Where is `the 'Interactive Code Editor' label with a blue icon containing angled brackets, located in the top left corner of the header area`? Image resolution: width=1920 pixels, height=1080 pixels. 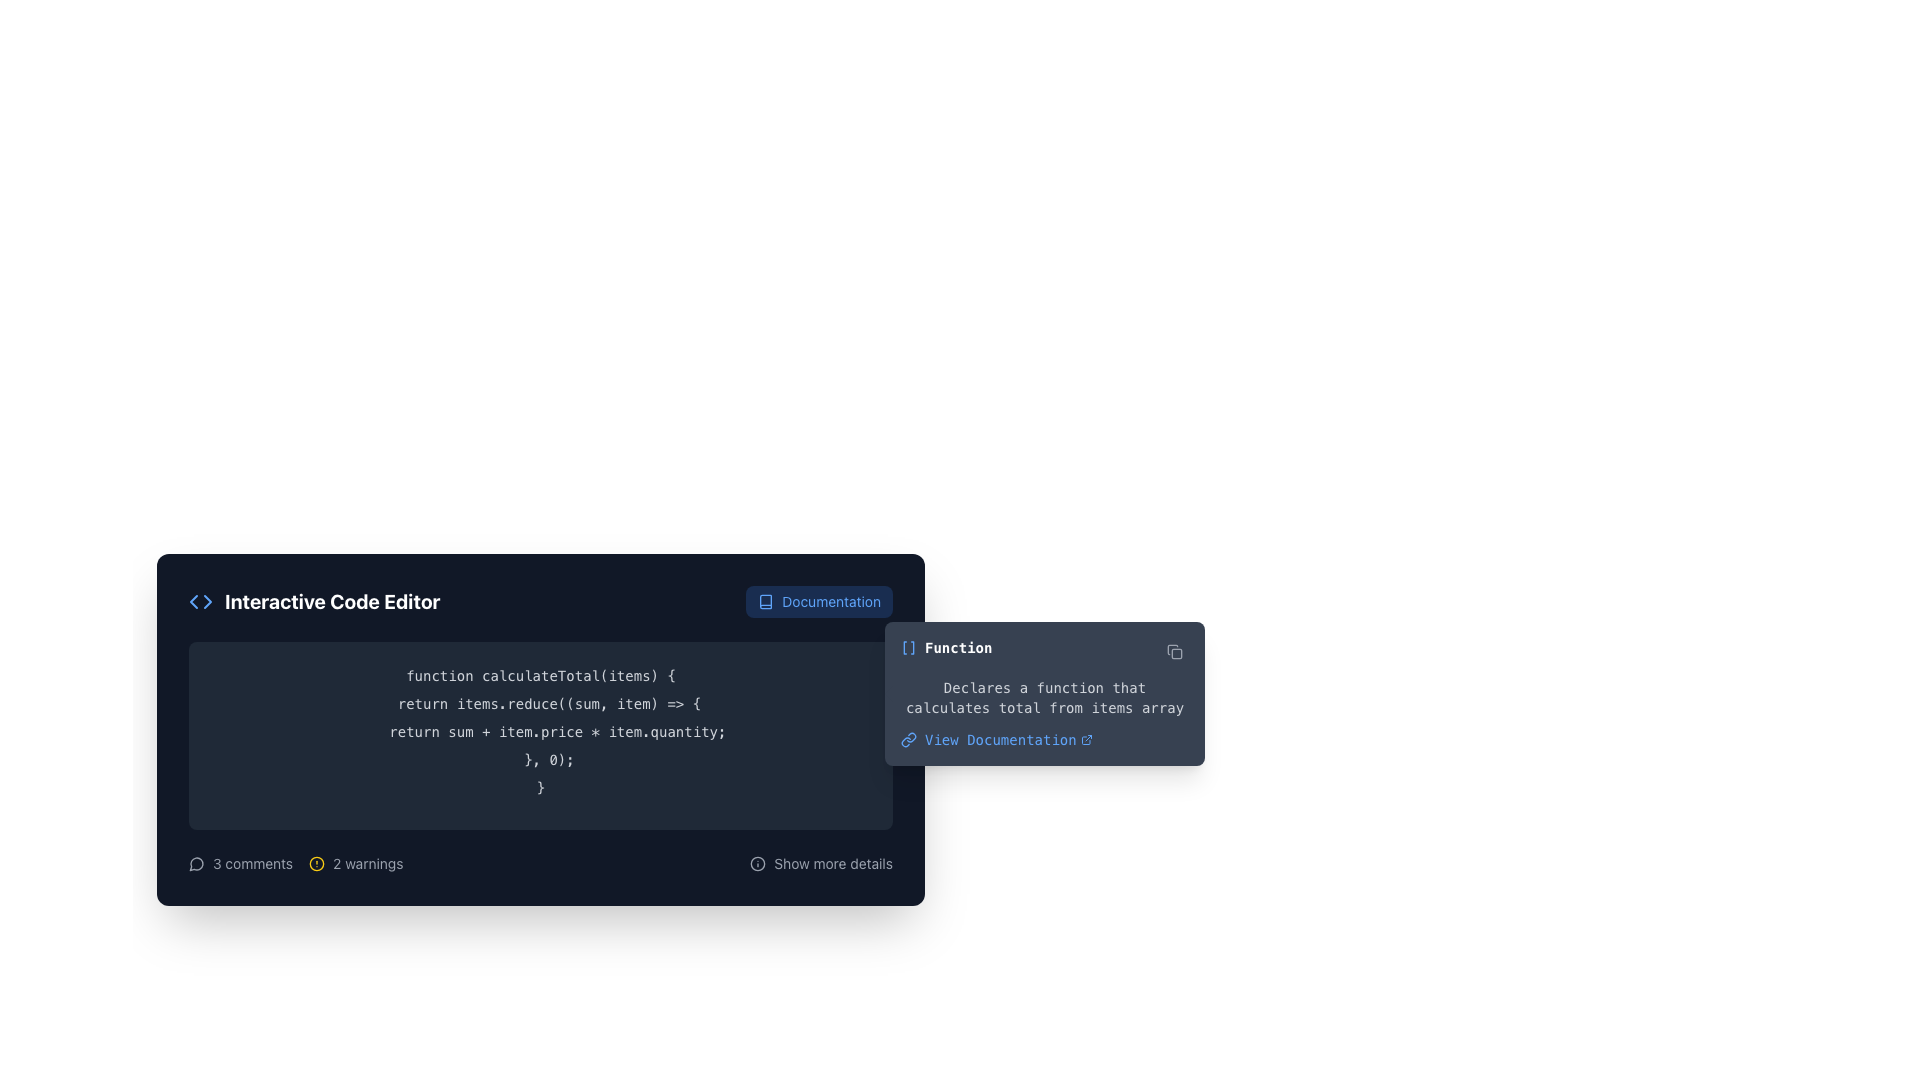
the 'Interactive Code Editor' label with a blue icon containing angled brackets, located in the top left corner of the header area is located at coordinates (313, 600).